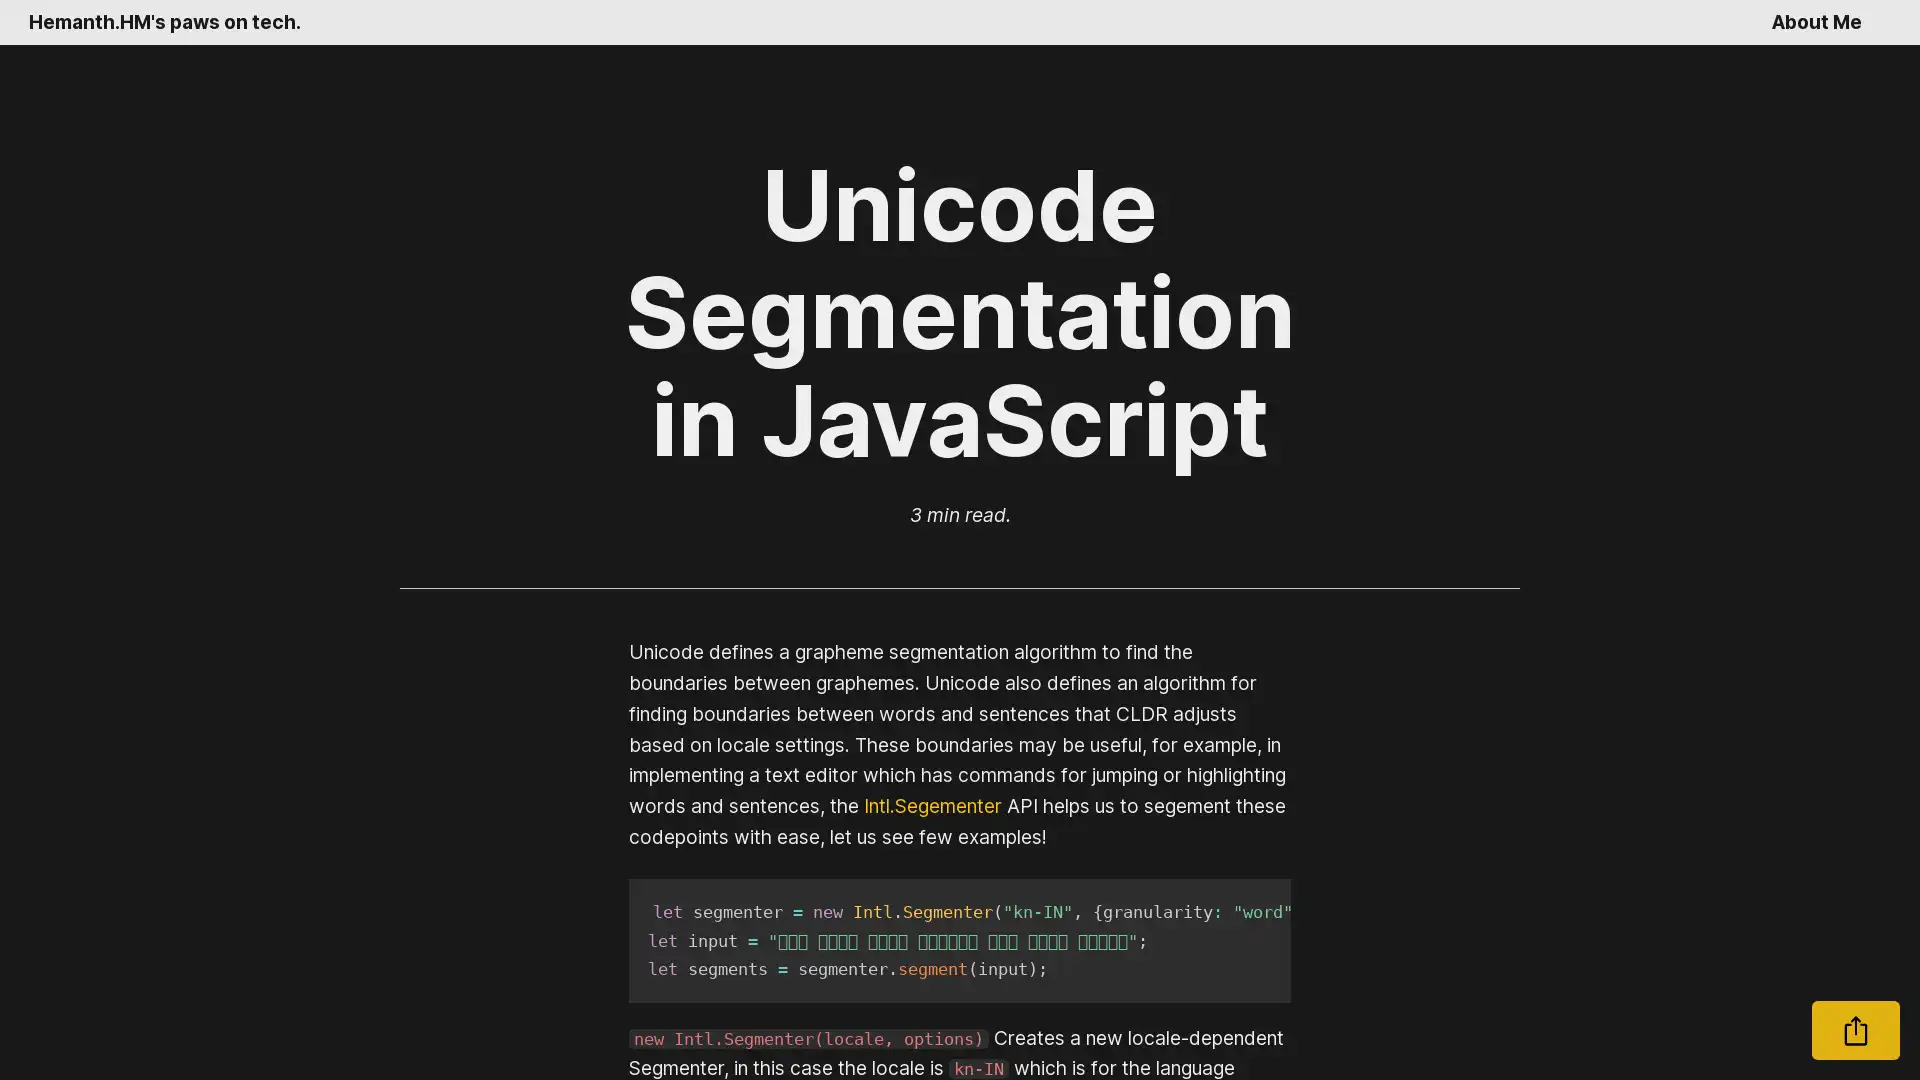 This screenshot has height=1080, width=1920. I want to click on Share, so click(1855, 1030).